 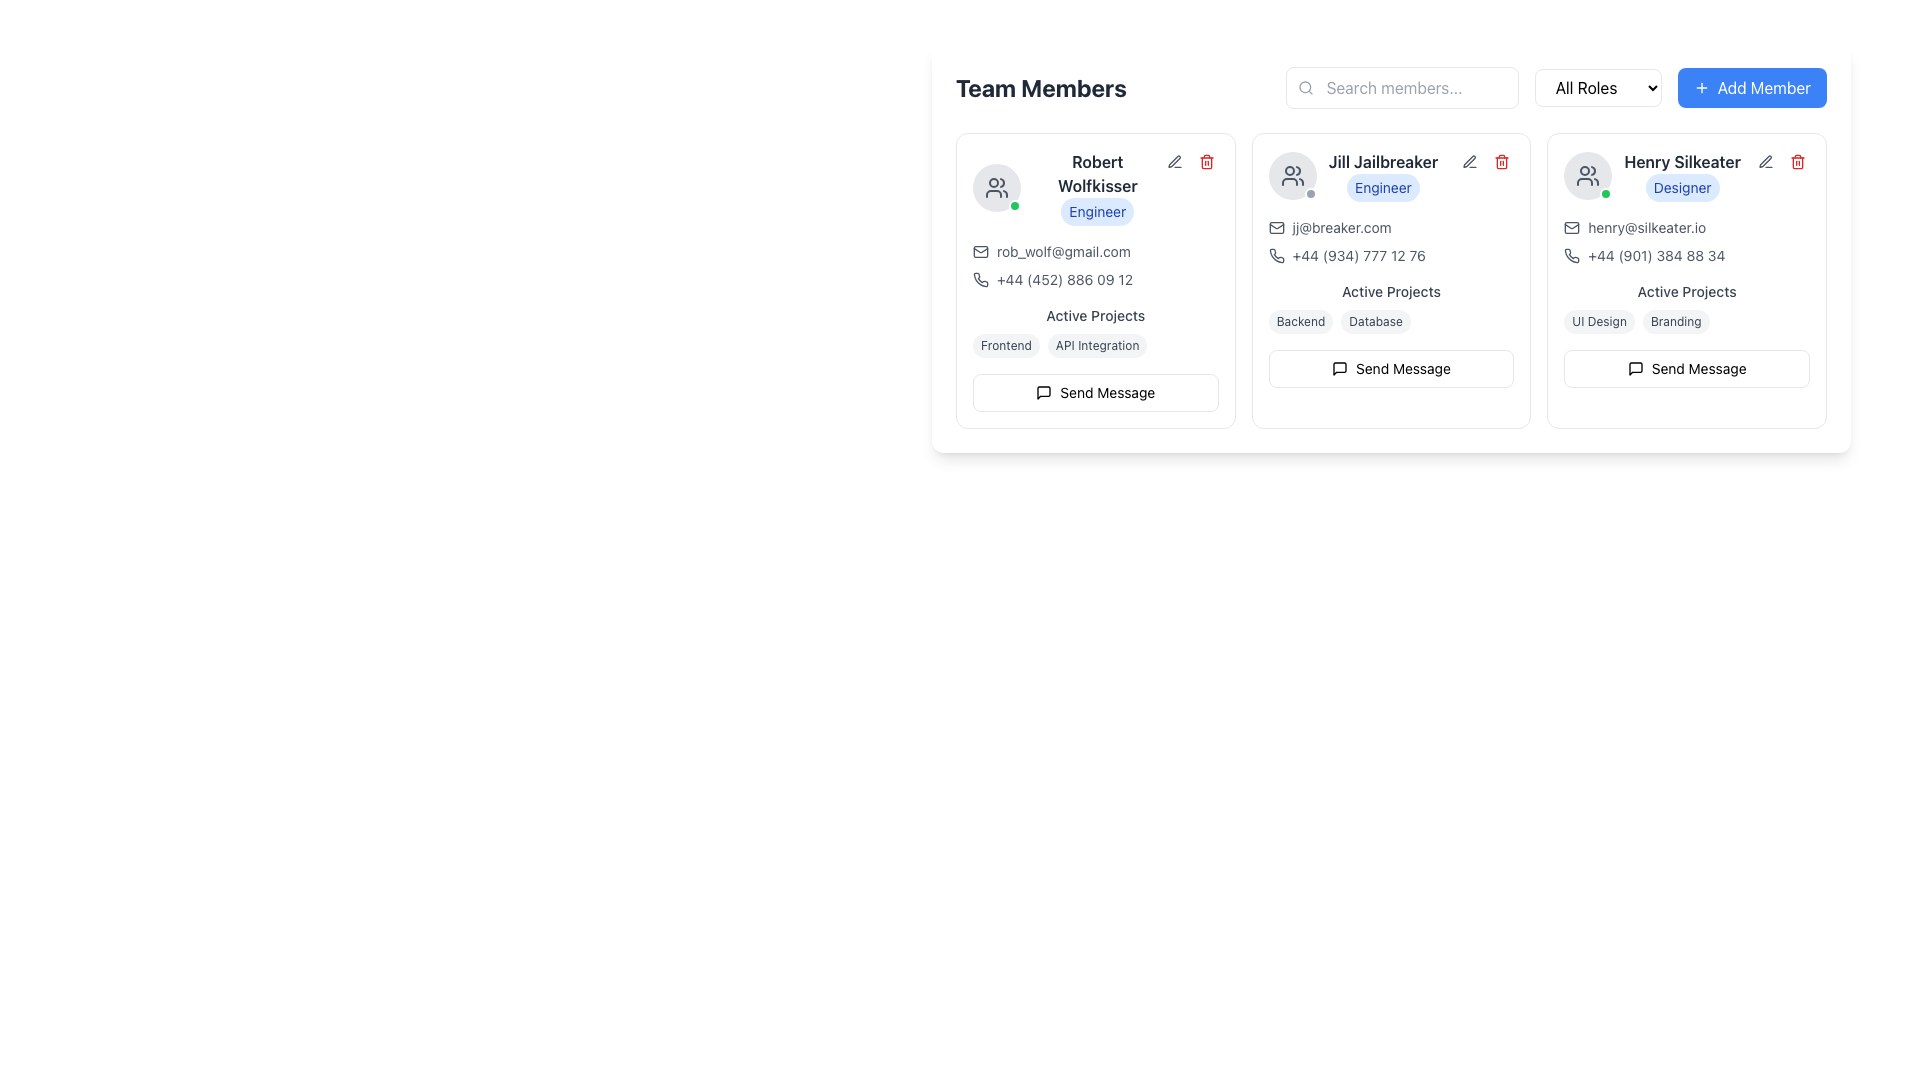 I want to click on the circular SVG element that represents the magnifying glass icon, which is part of the search functionality in the search bar at the top of the interface, so click(x=1304, y=86).